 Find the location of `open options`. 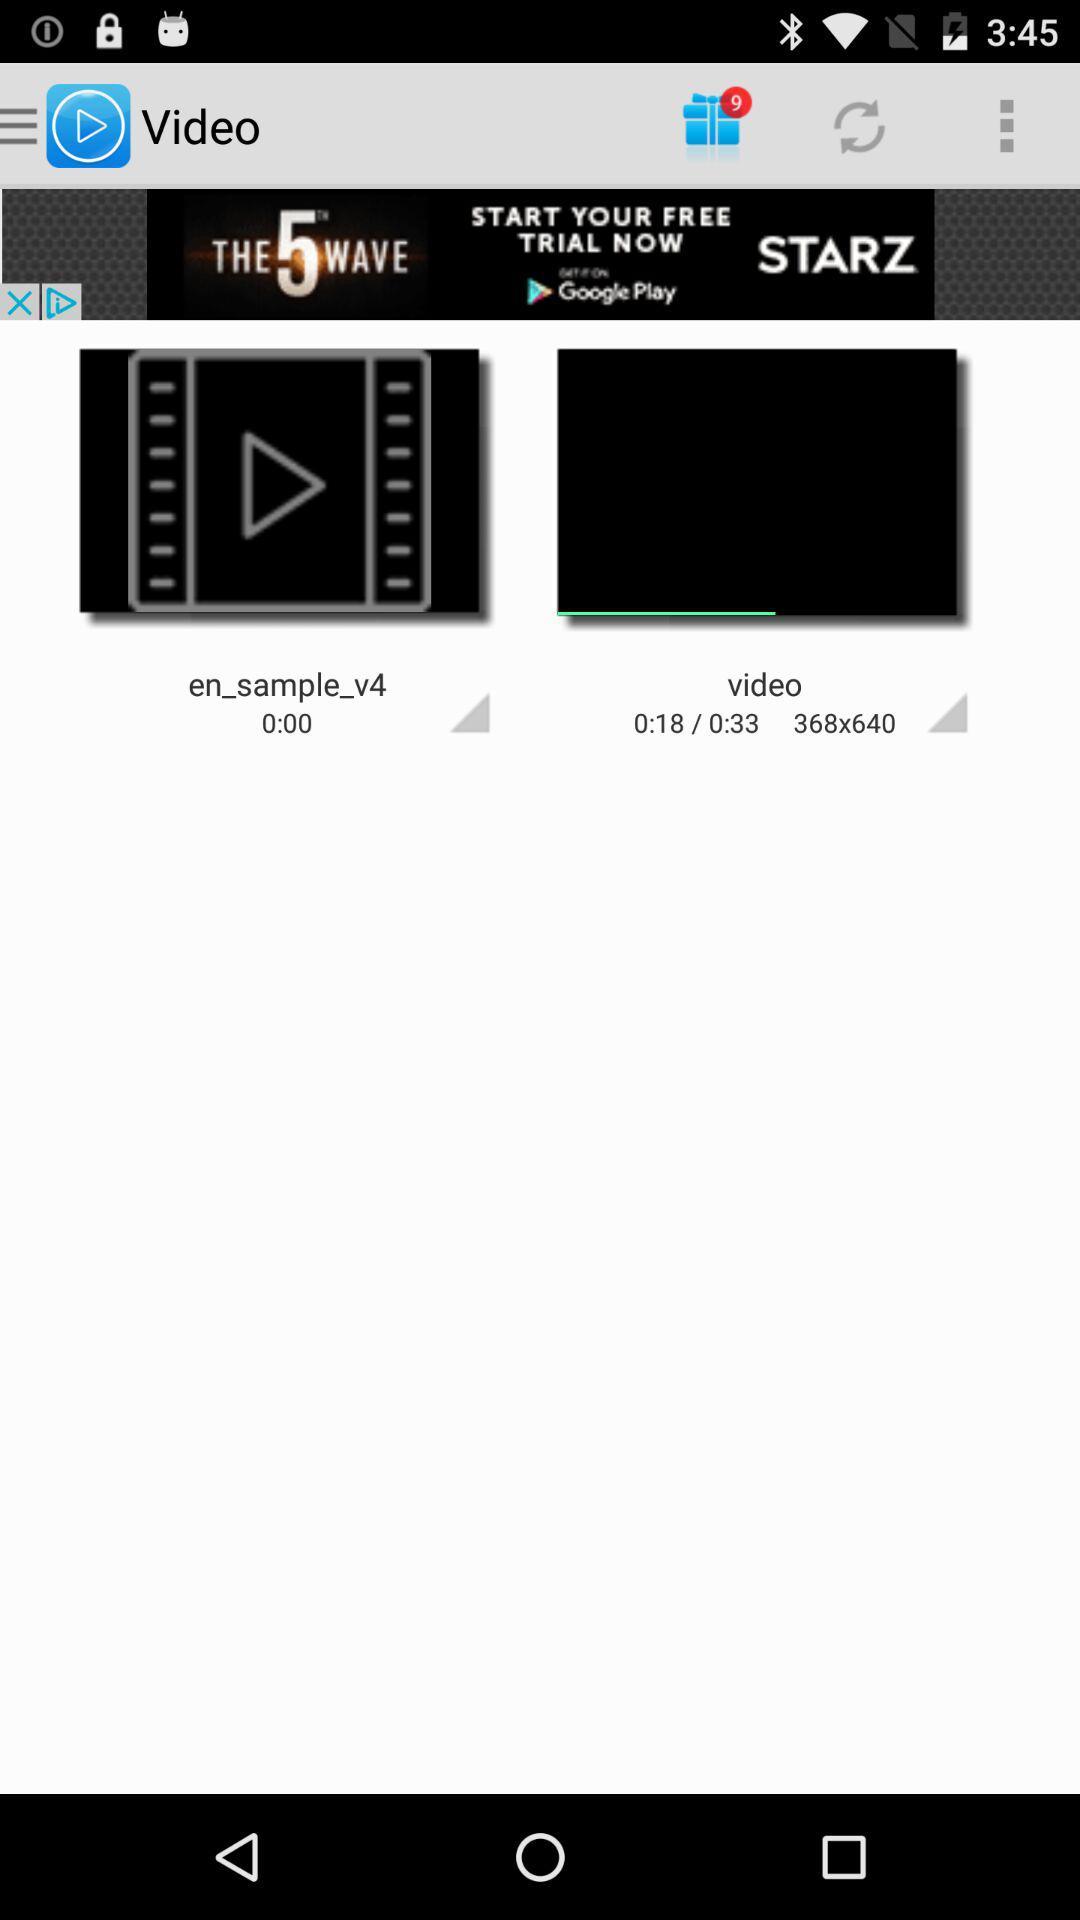

open options is located at coordinates (433, 677).